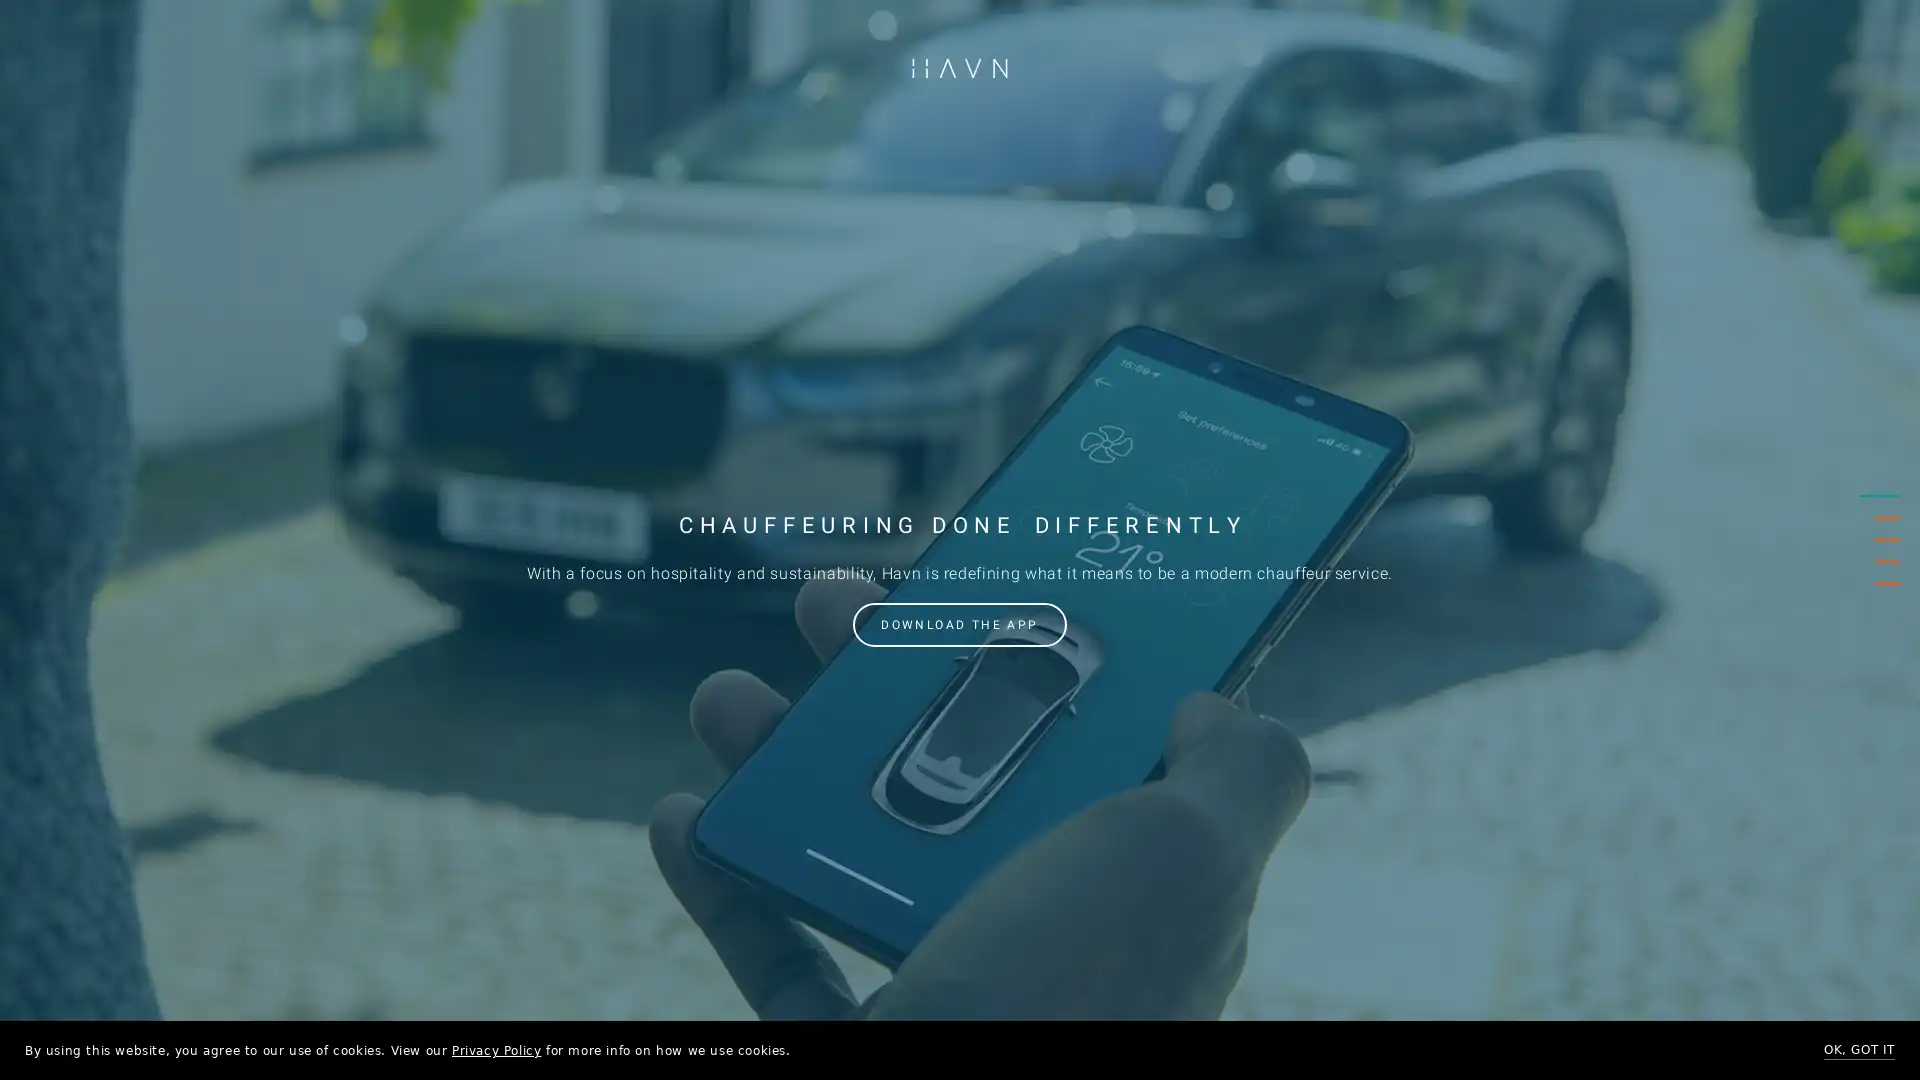 The height and width of the screenshot is (1080, 1920). Describe the element at coordinates (1858, 1049) in the screenshot. I see `OK, GOT IT` at that location.